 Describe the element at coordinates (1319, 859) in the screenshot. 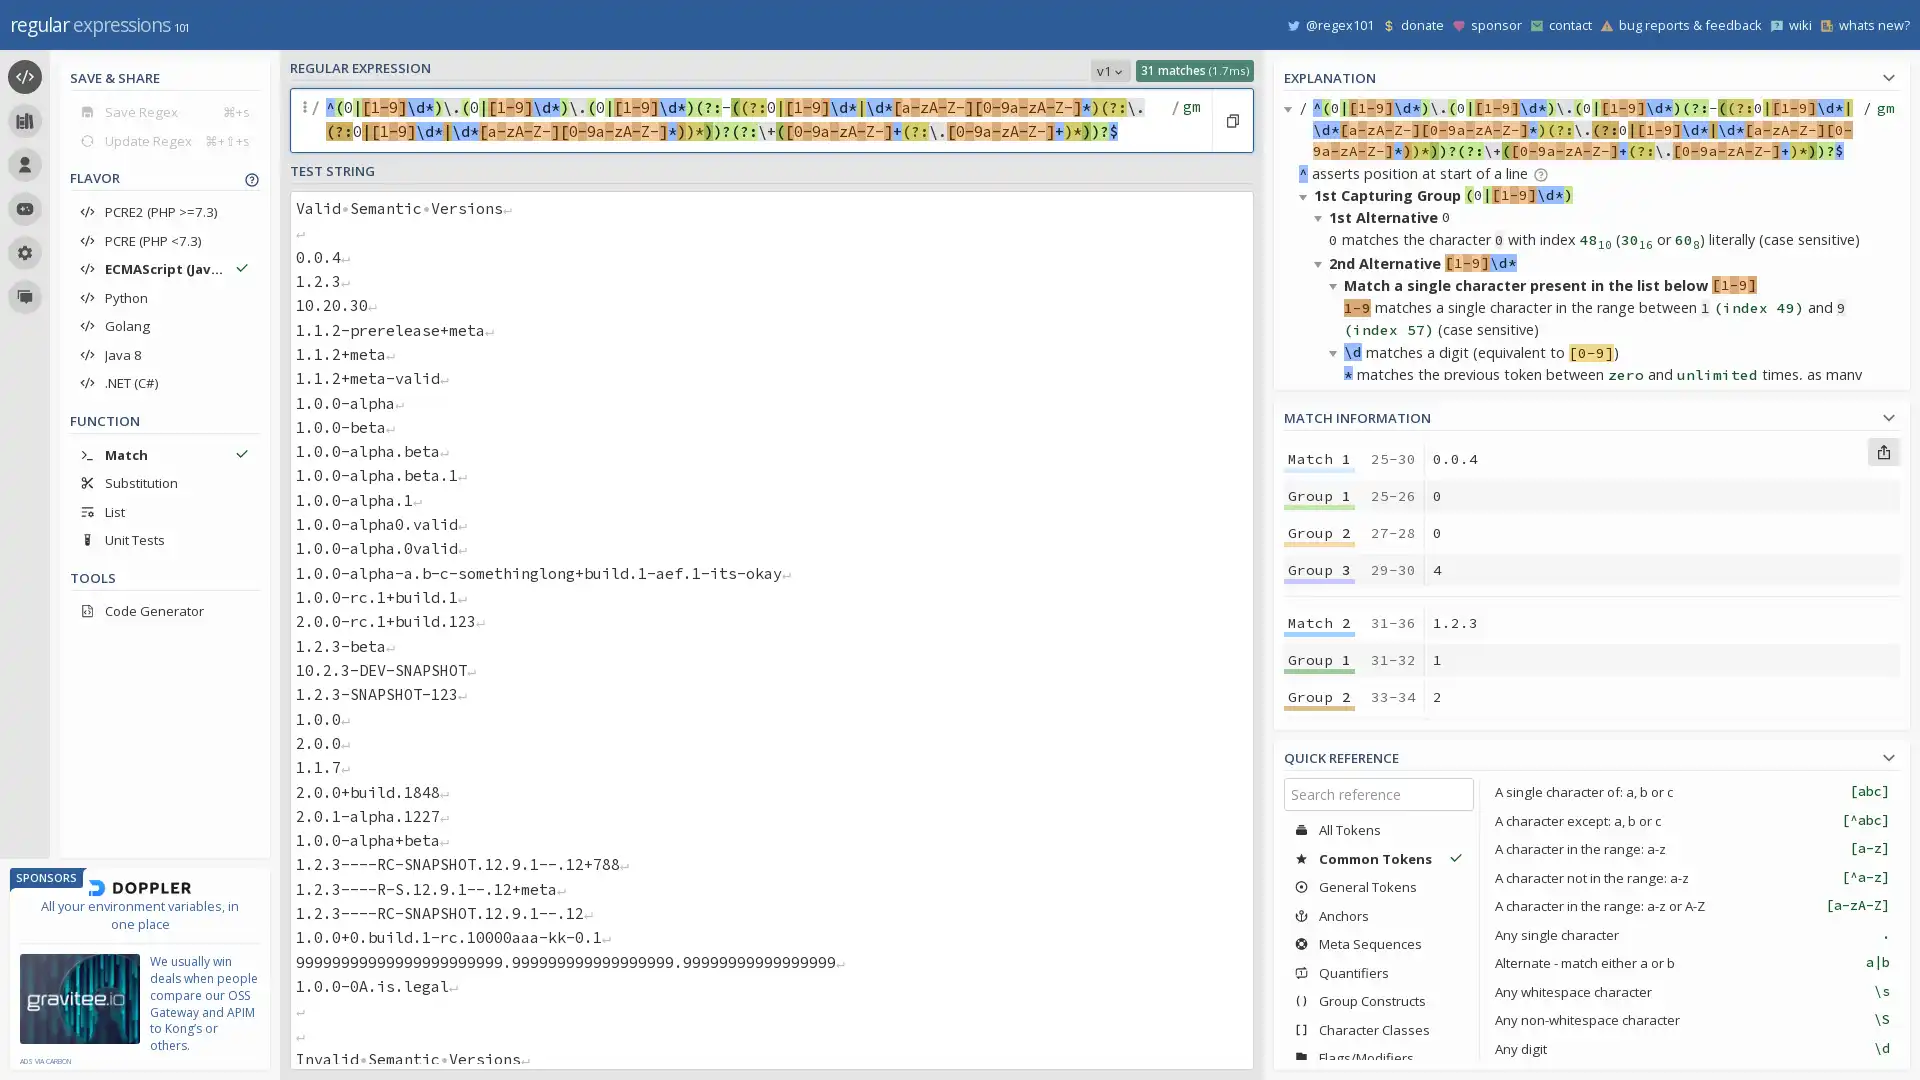

I see `Group 2` at that location.